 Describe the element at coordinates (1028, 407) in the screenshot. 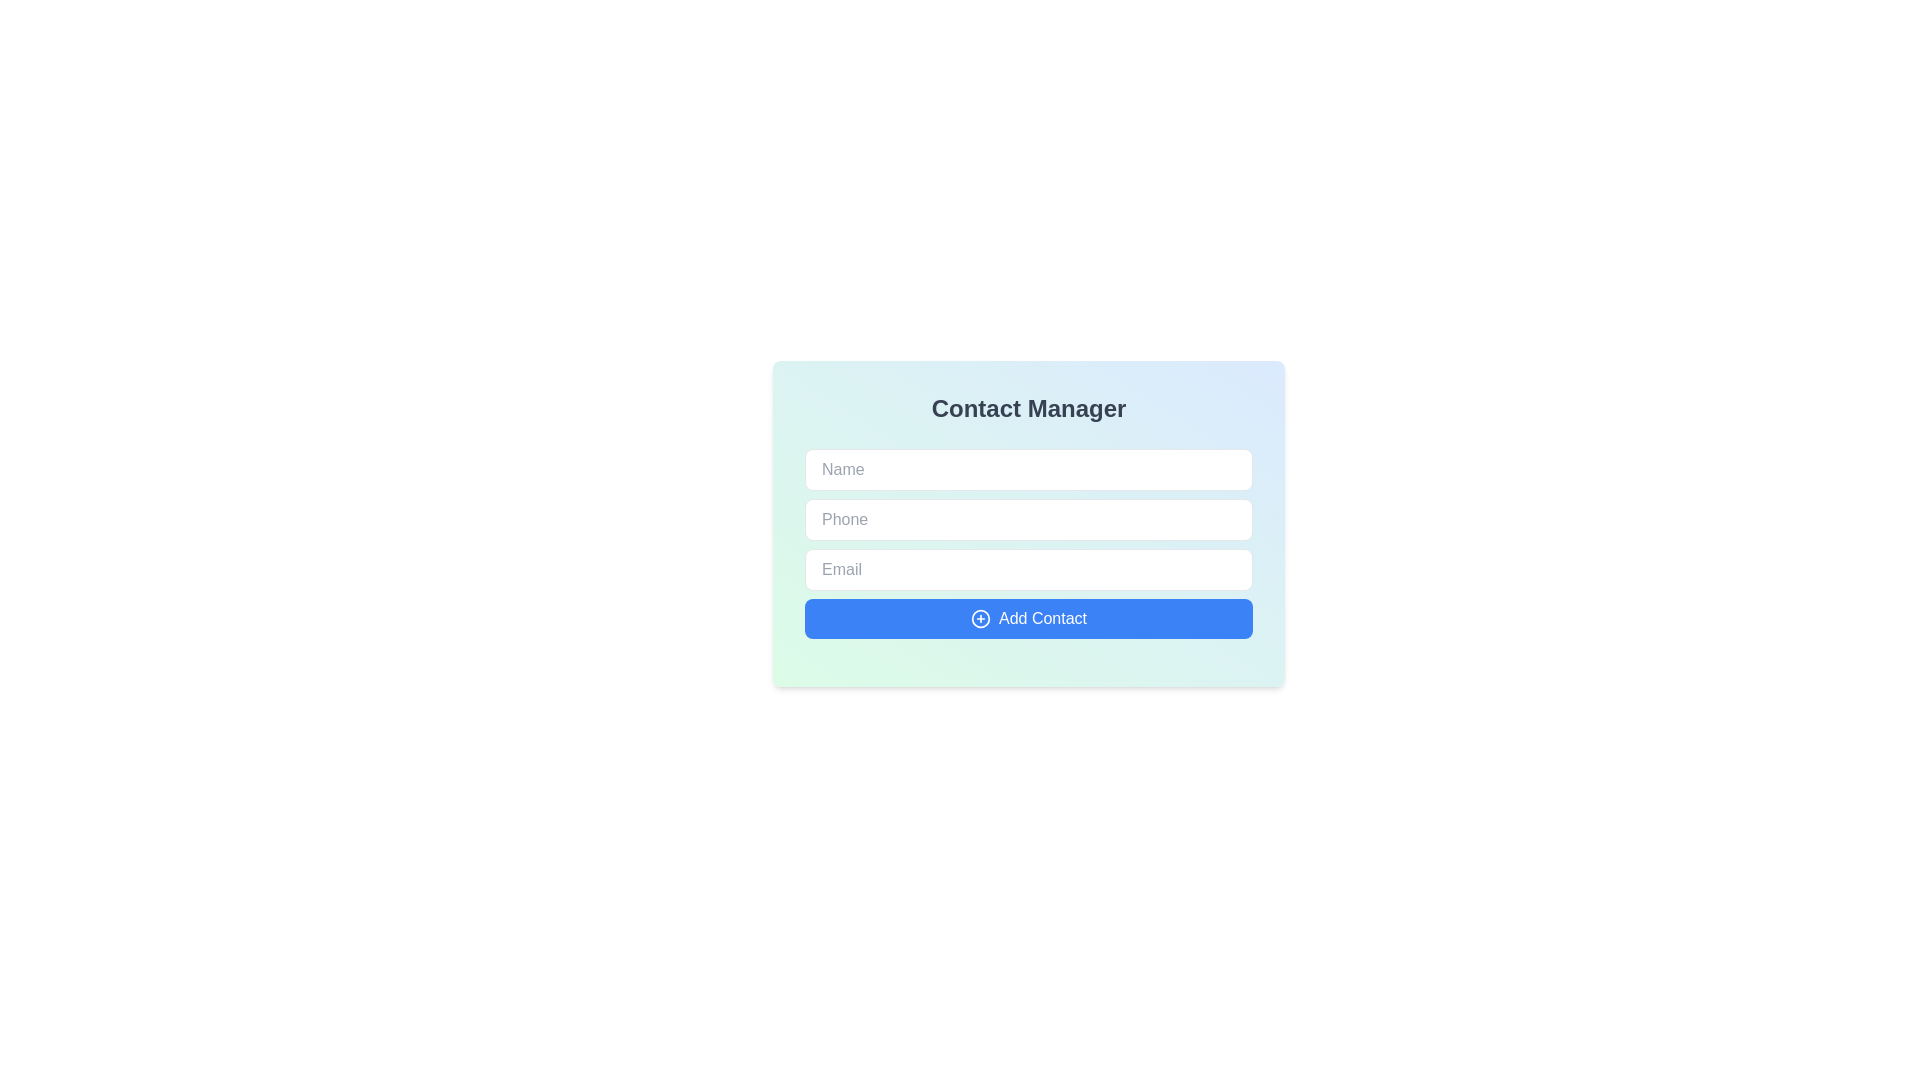

I see `the Text Header of the Contact Manager application, which serves as the section title positioned above the form fields` at that location.